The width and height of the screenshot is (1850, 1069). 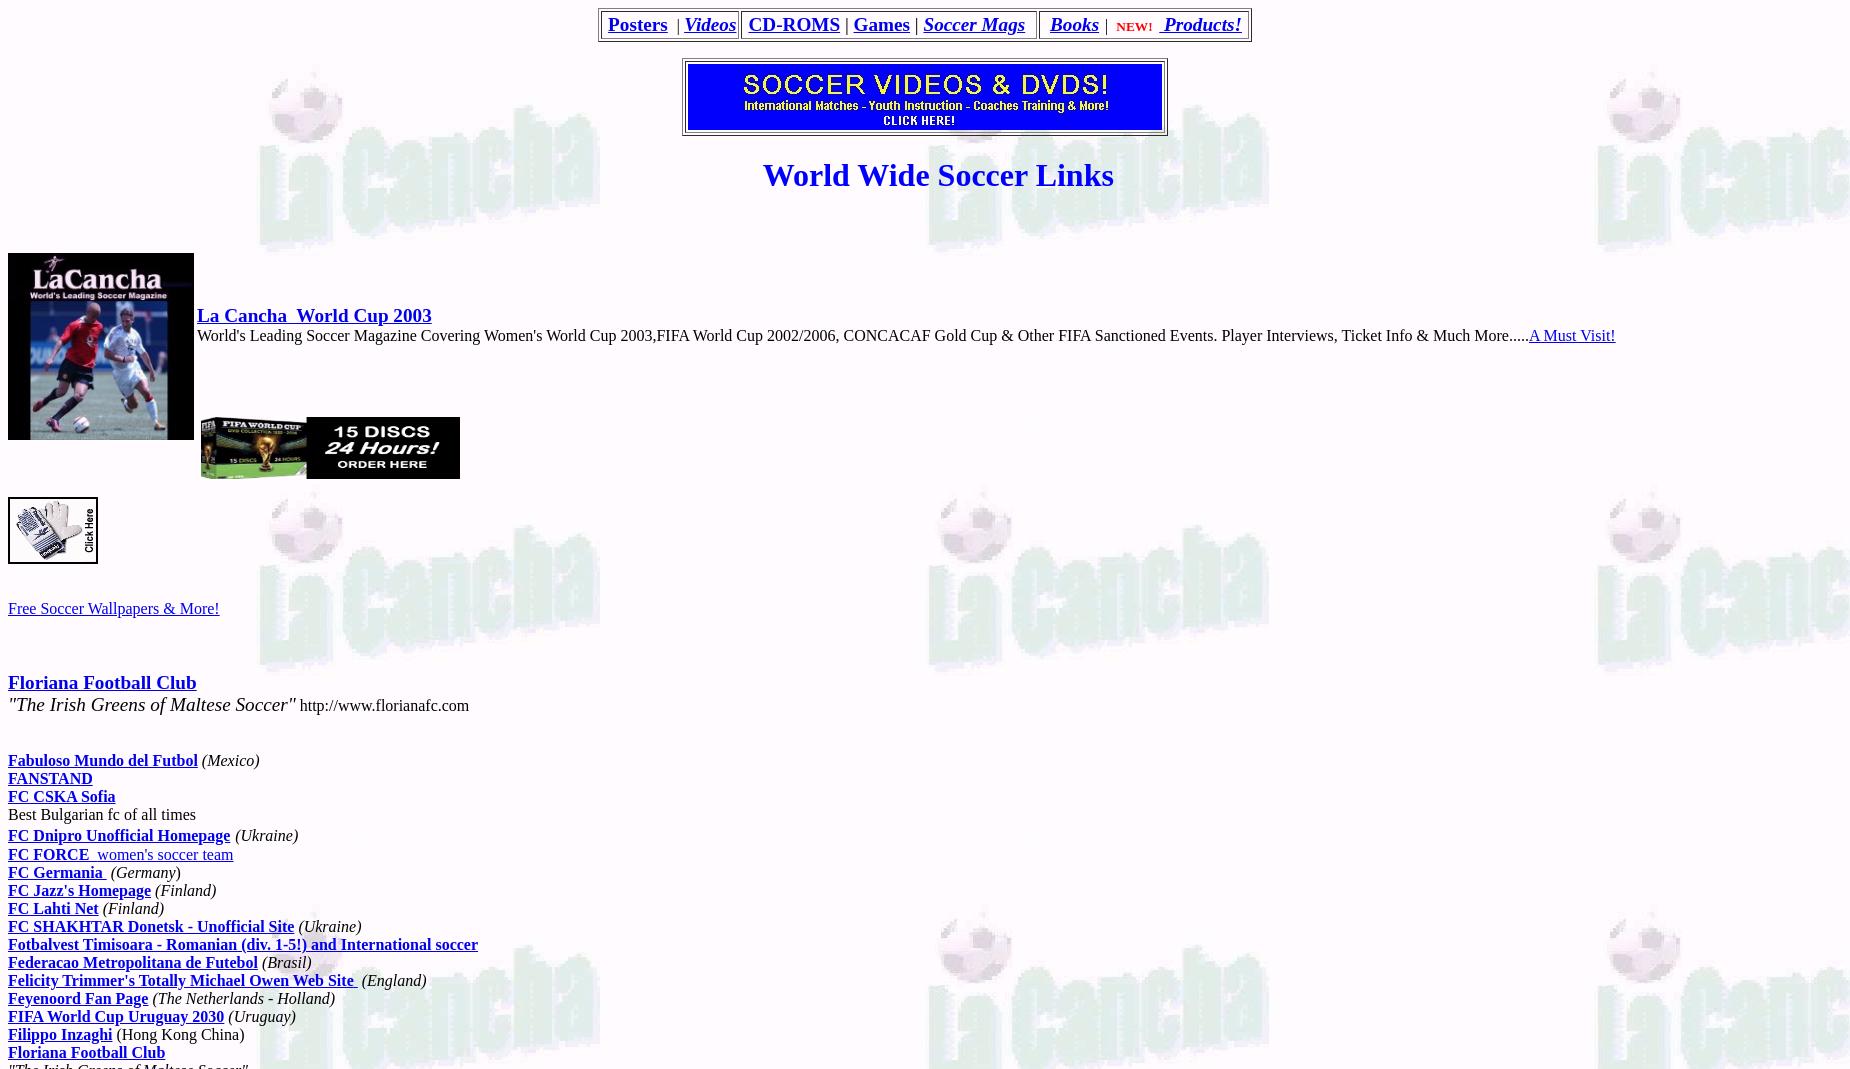 What do you see at coordinates (228, 759) in the screenshot?
I see `'(Mexico)'` at bounding box center [228, 759].